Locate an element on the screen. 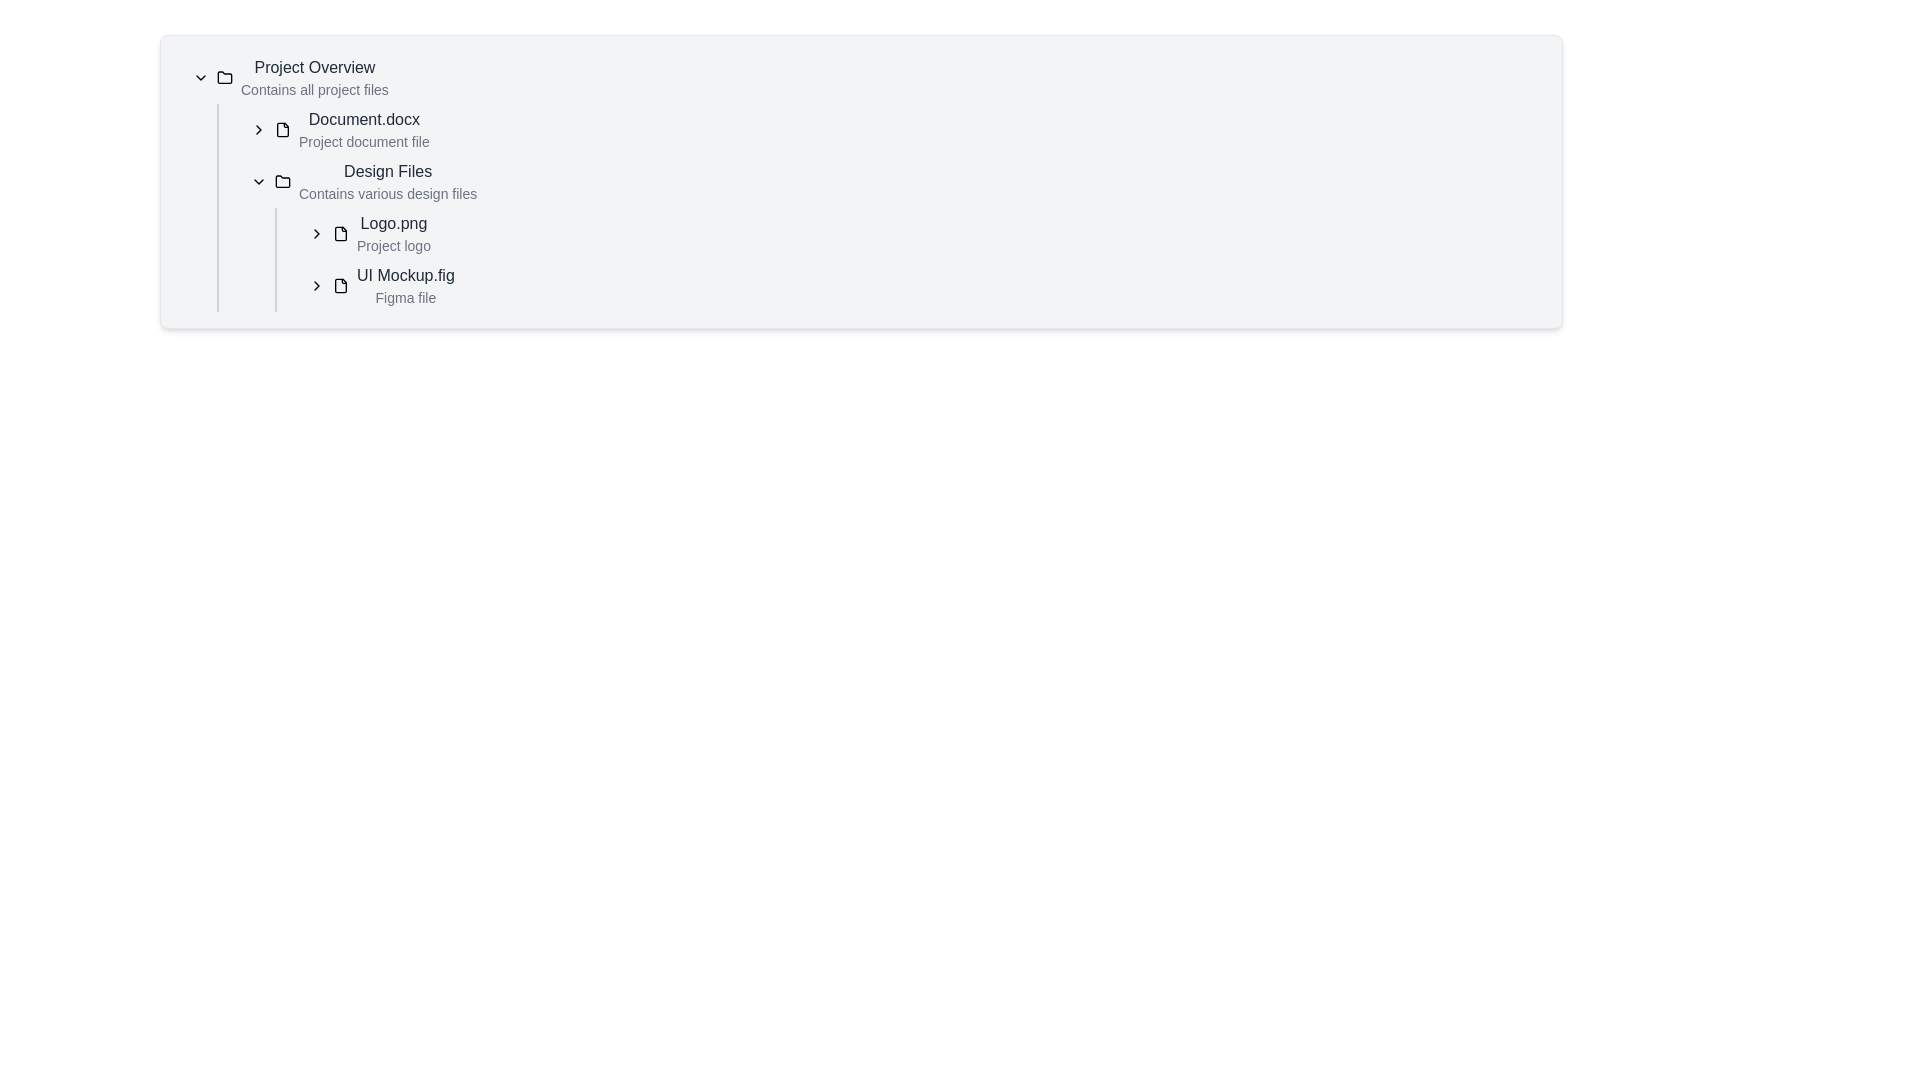 Image resolution: width=1920 pixels, height=1080 pixels. the 'Design Files' text label, which identifies the context of the folder in the file directory interface is located at coordinates (388, 171).